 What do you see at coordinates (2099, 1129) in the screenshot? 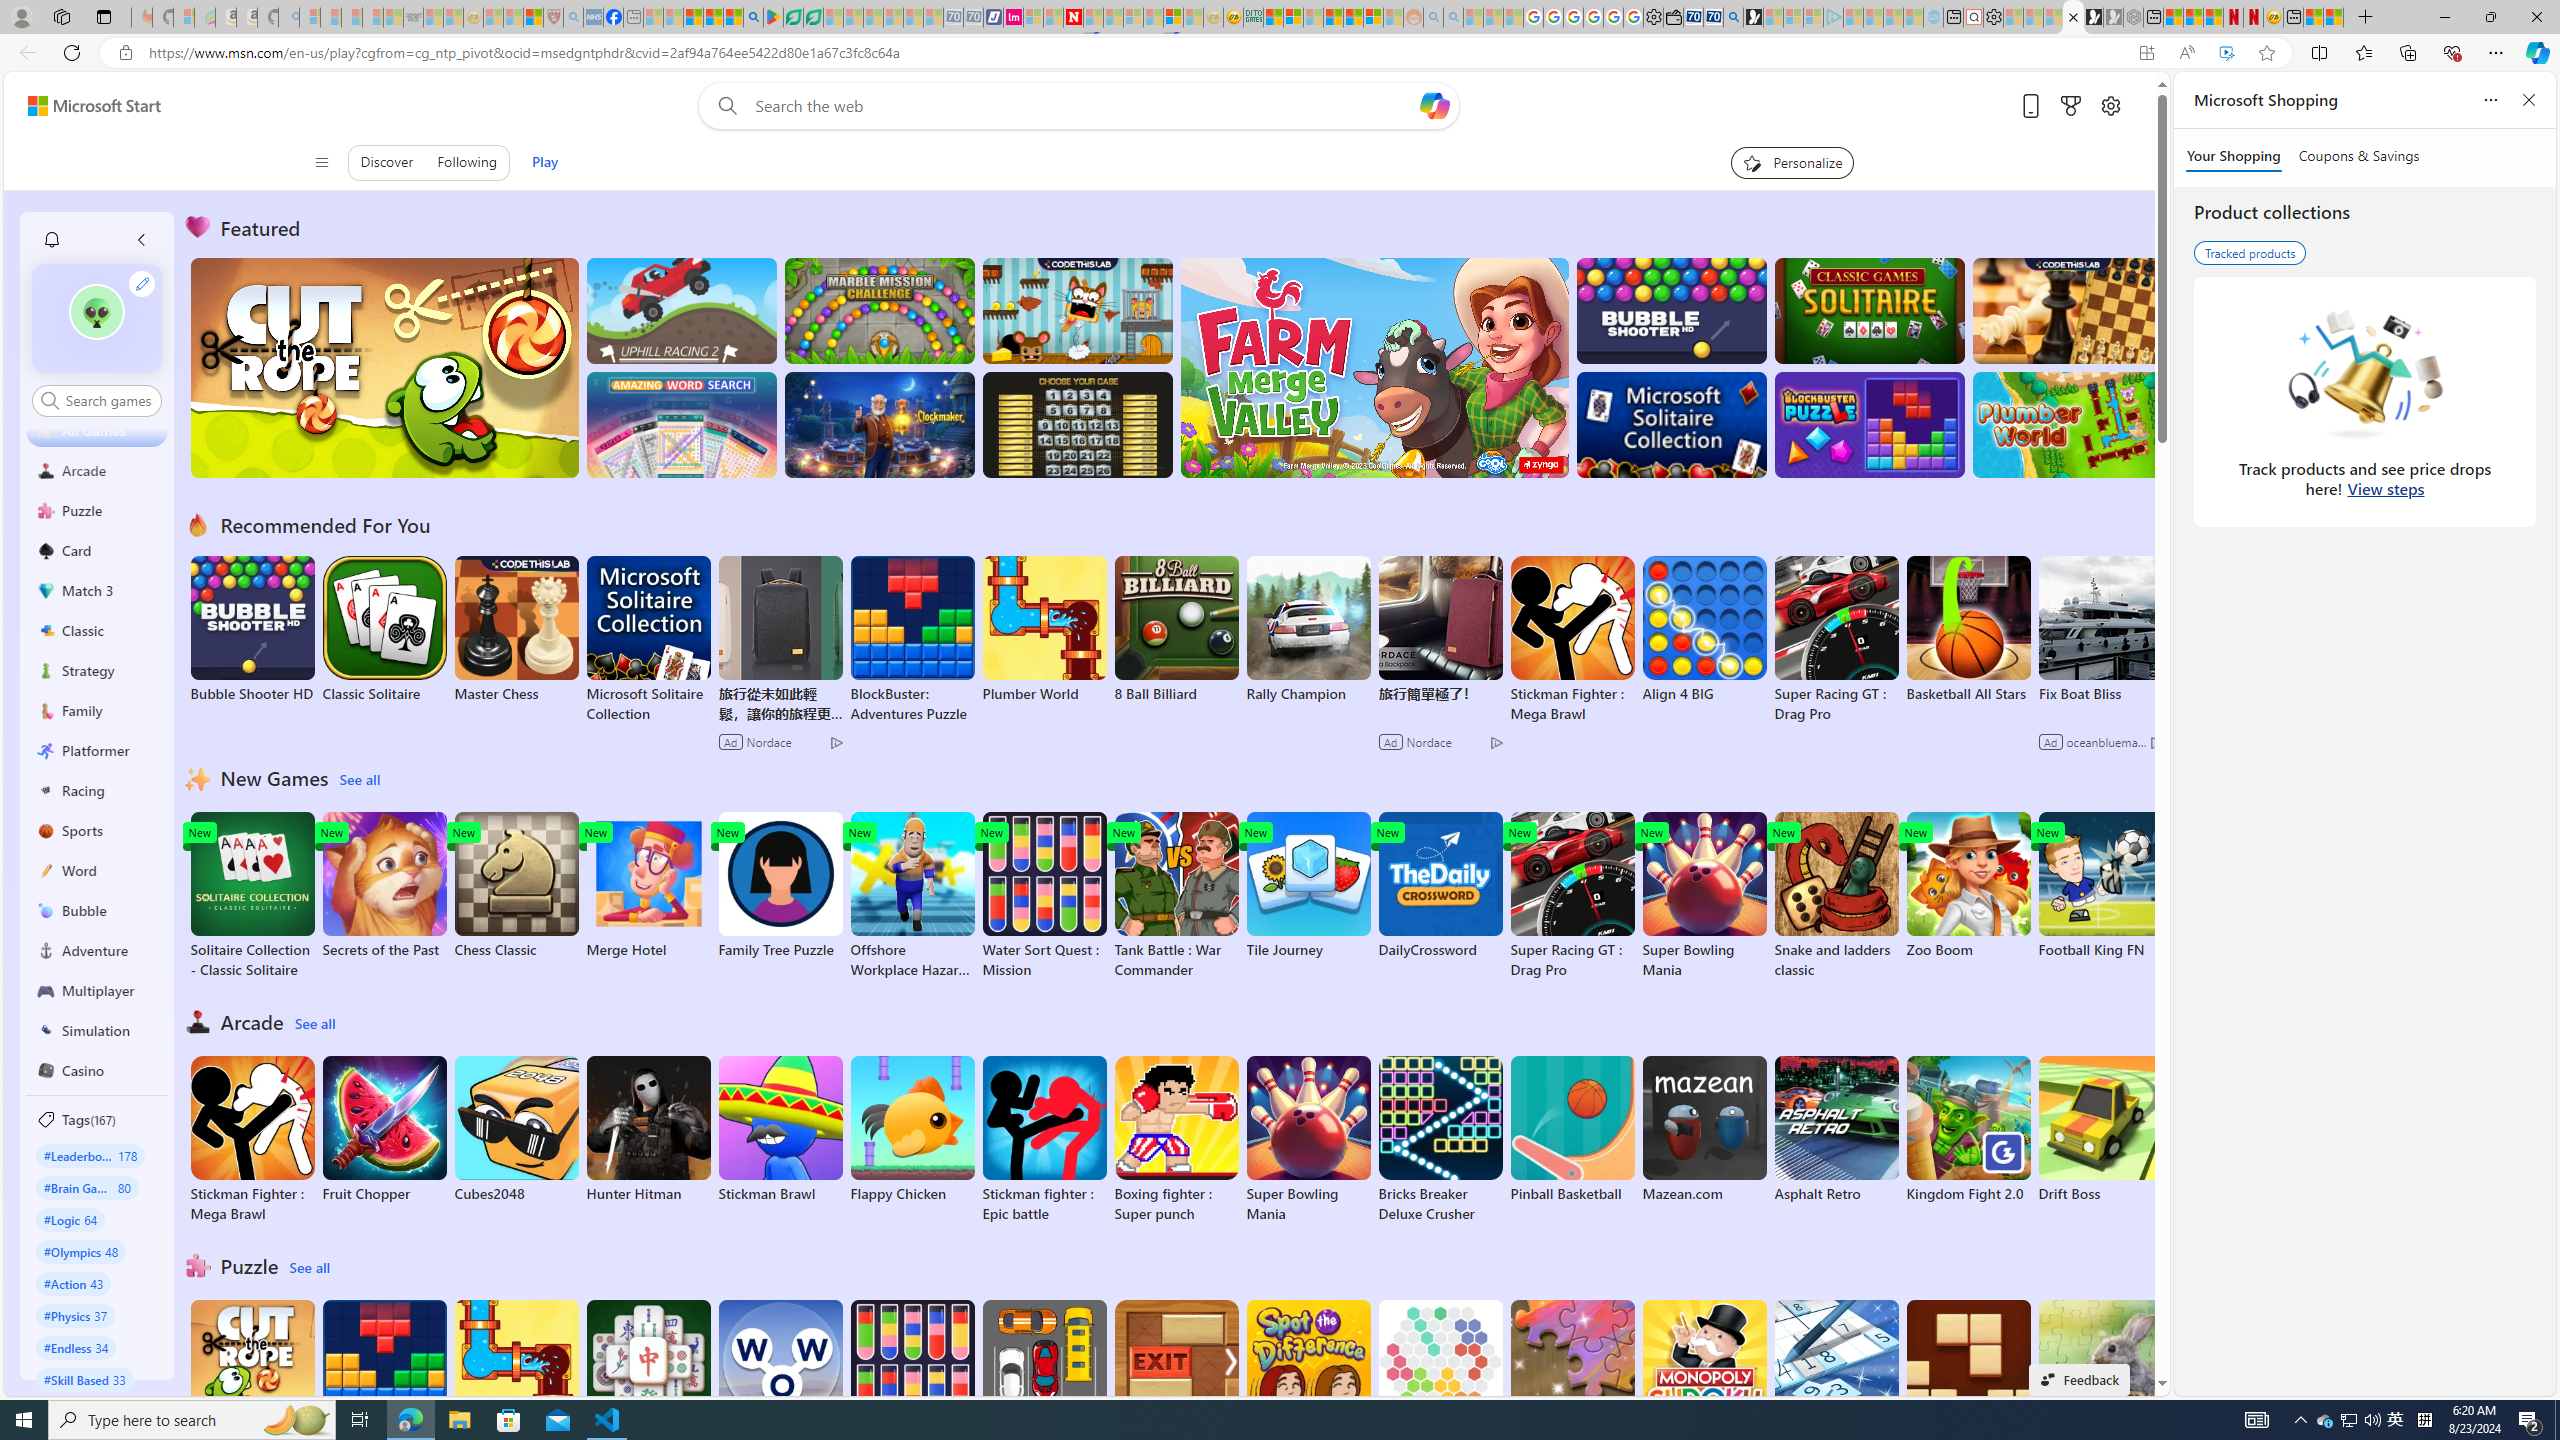
I see `'Drift Boss'` at bounding box center [2099, 1129].